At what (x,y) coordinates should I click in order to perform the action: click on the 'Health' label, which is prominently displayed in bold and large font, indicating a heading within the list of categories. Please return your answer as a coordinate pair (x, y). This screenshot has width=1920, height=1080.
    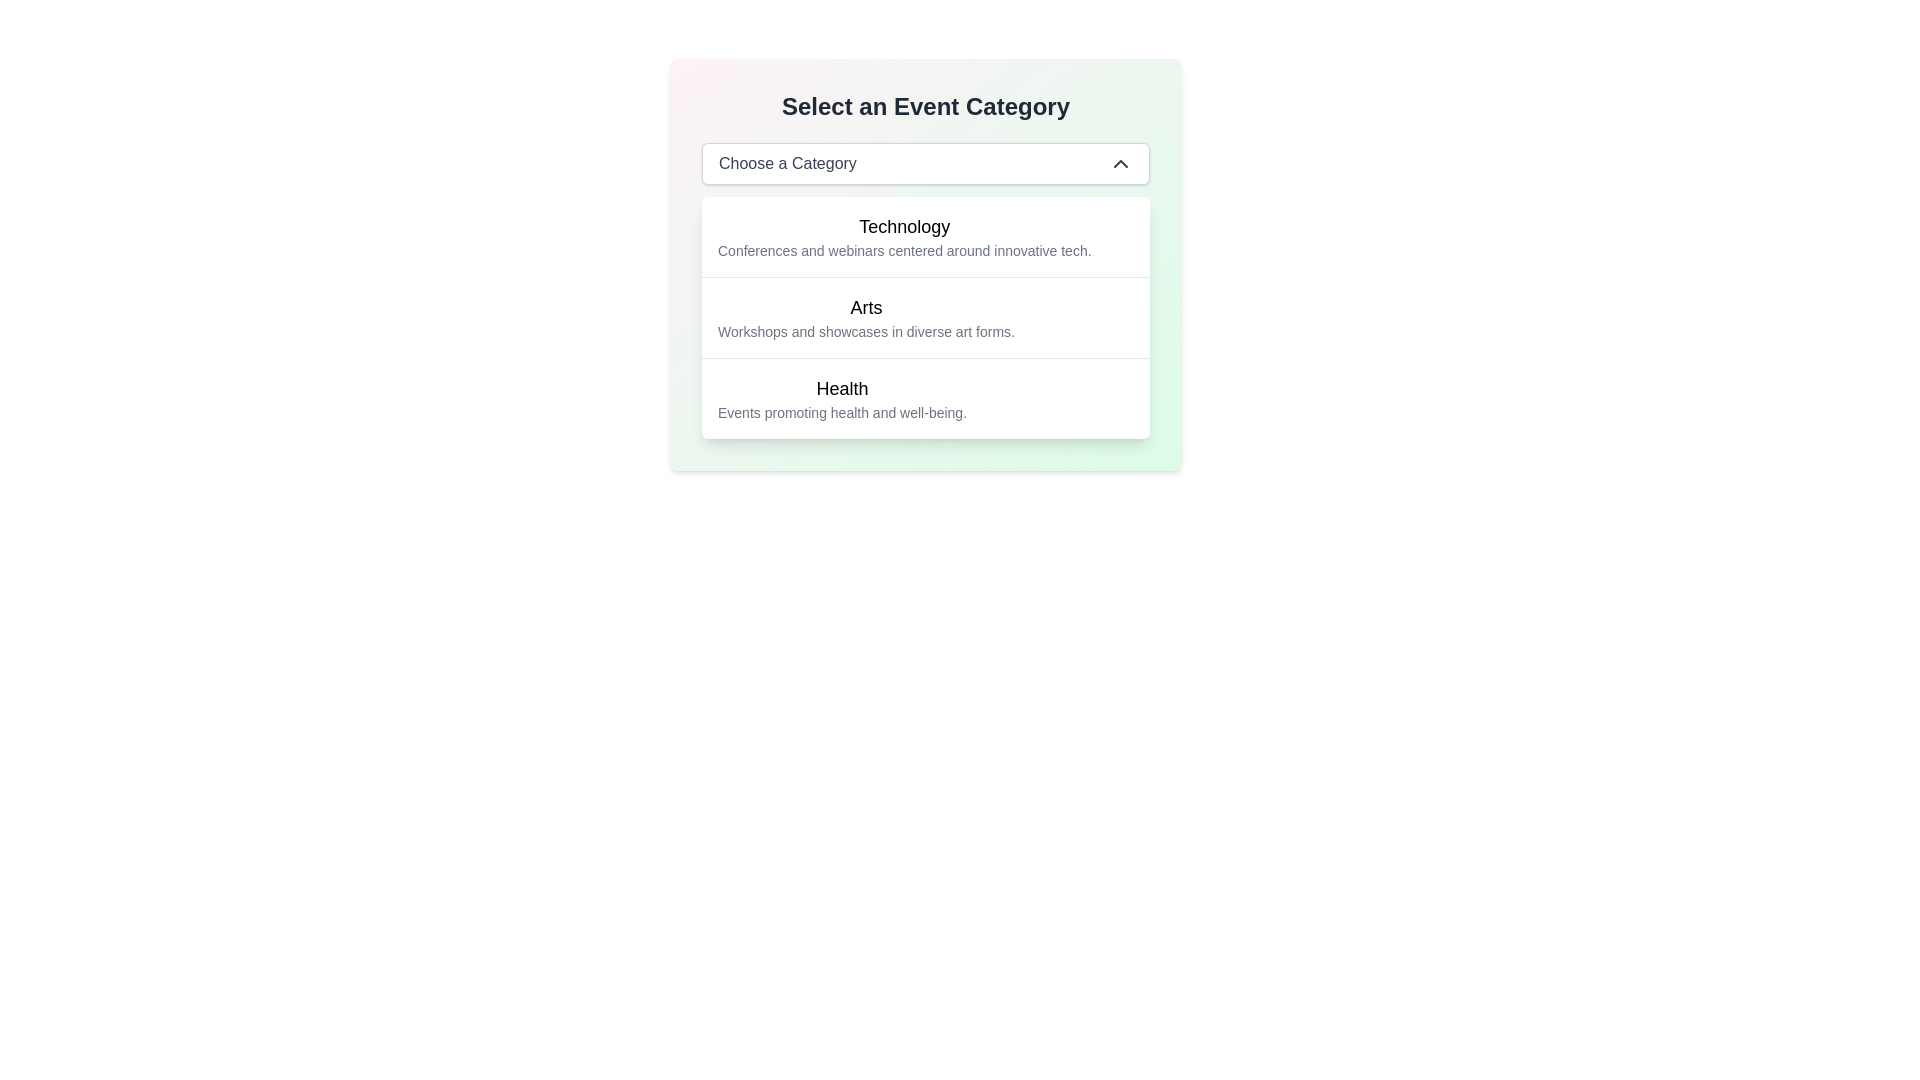
    Looking at the image, I should click on (842, 389).